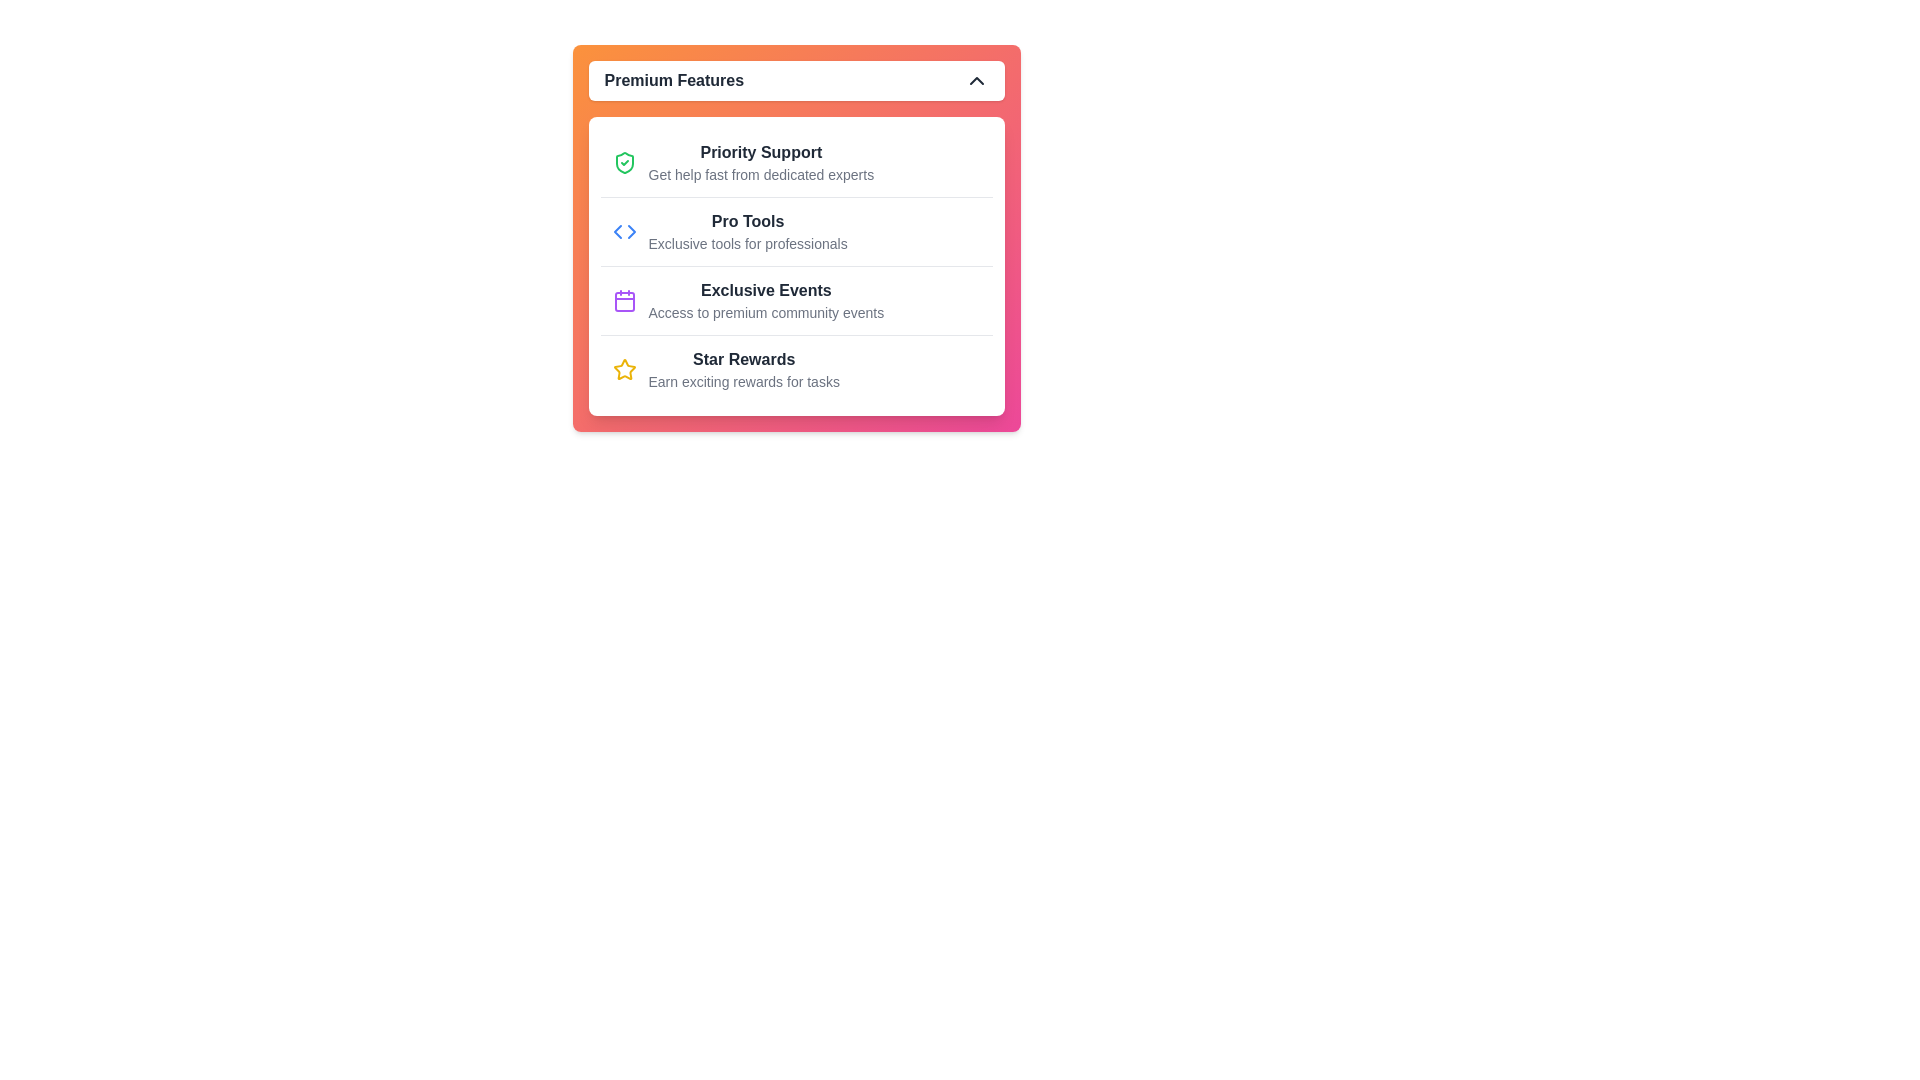  What do you see at coordinates (623, 161) in the screenshot?
I see `the information represented by the green shield icon with a checkmark inside, which is located to the left of the text 'Priority Support' in the Premium Features section` at bounding box center [623, 161].